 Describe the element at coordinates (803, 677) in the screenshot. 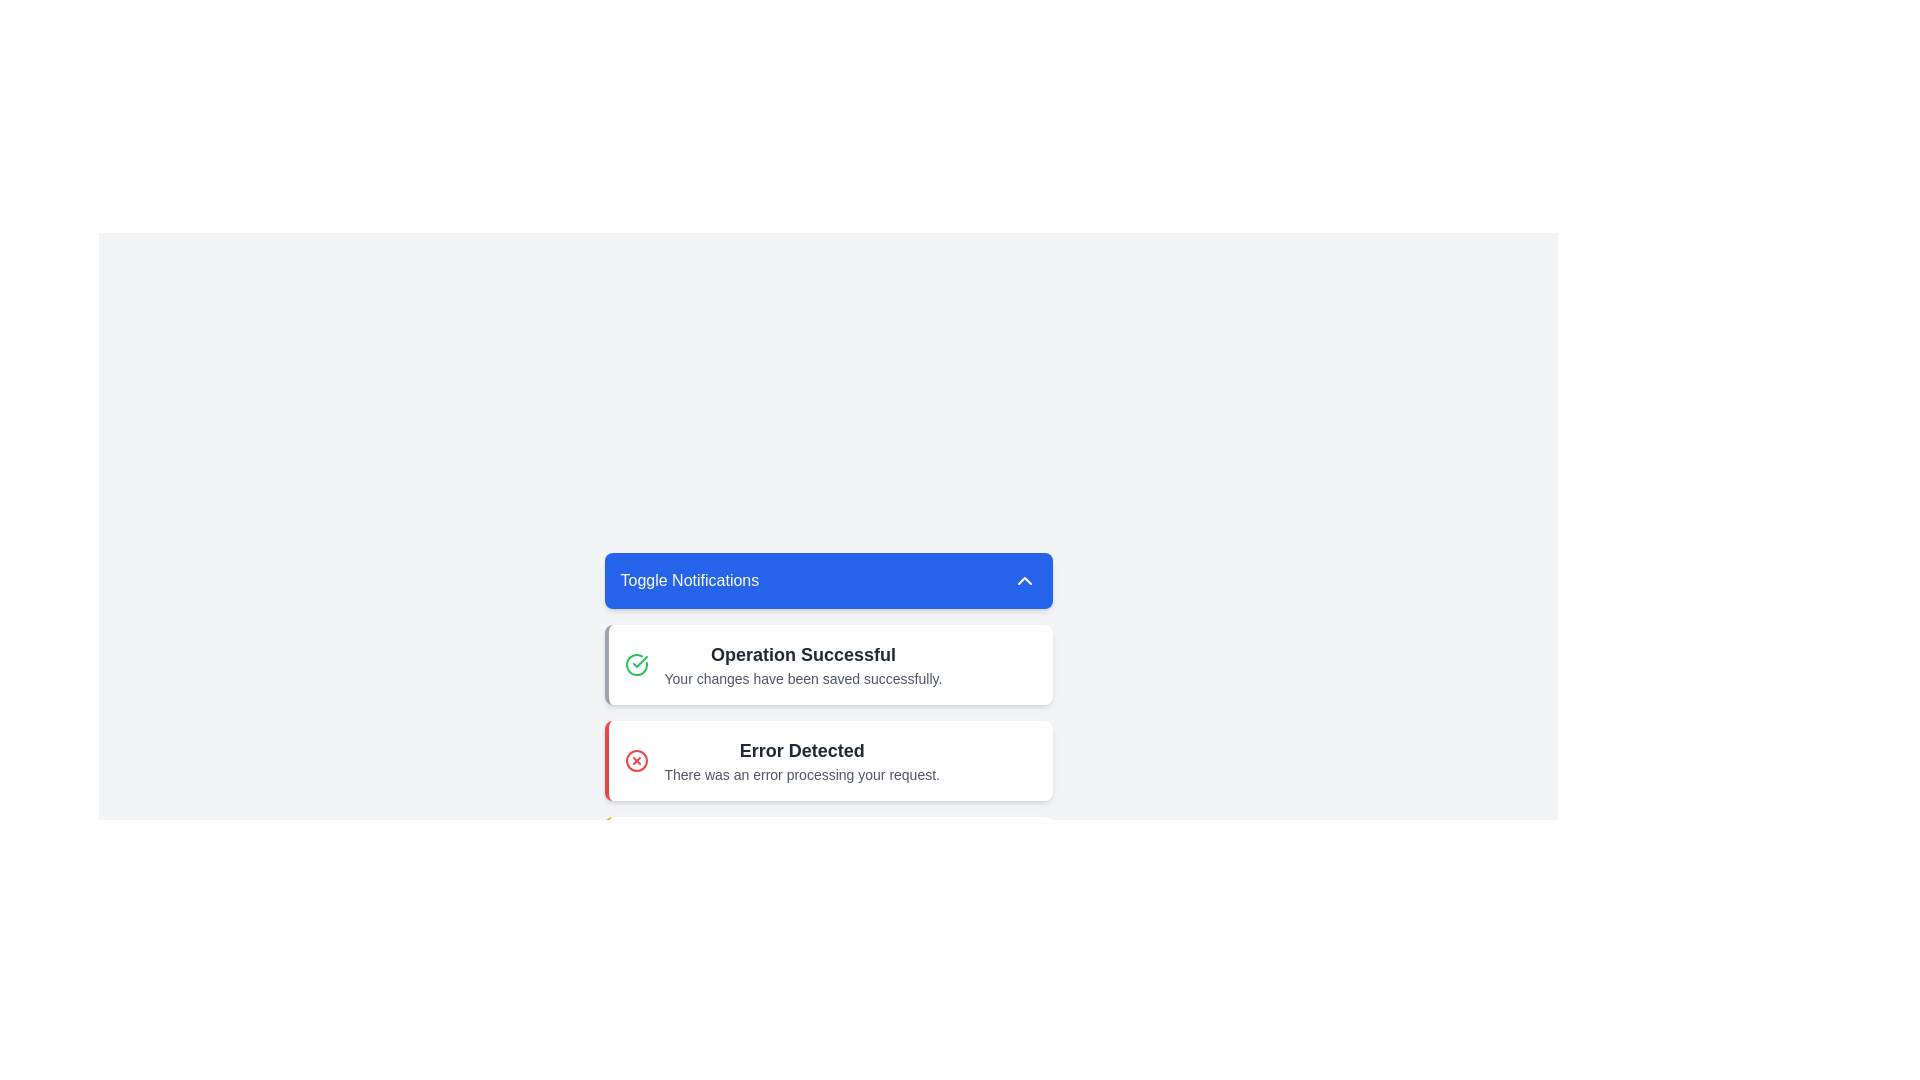

I see `the text label that provides feedback confirming a successful operation, located below the bold text 'Operation Successful' in the notification box` at that location.